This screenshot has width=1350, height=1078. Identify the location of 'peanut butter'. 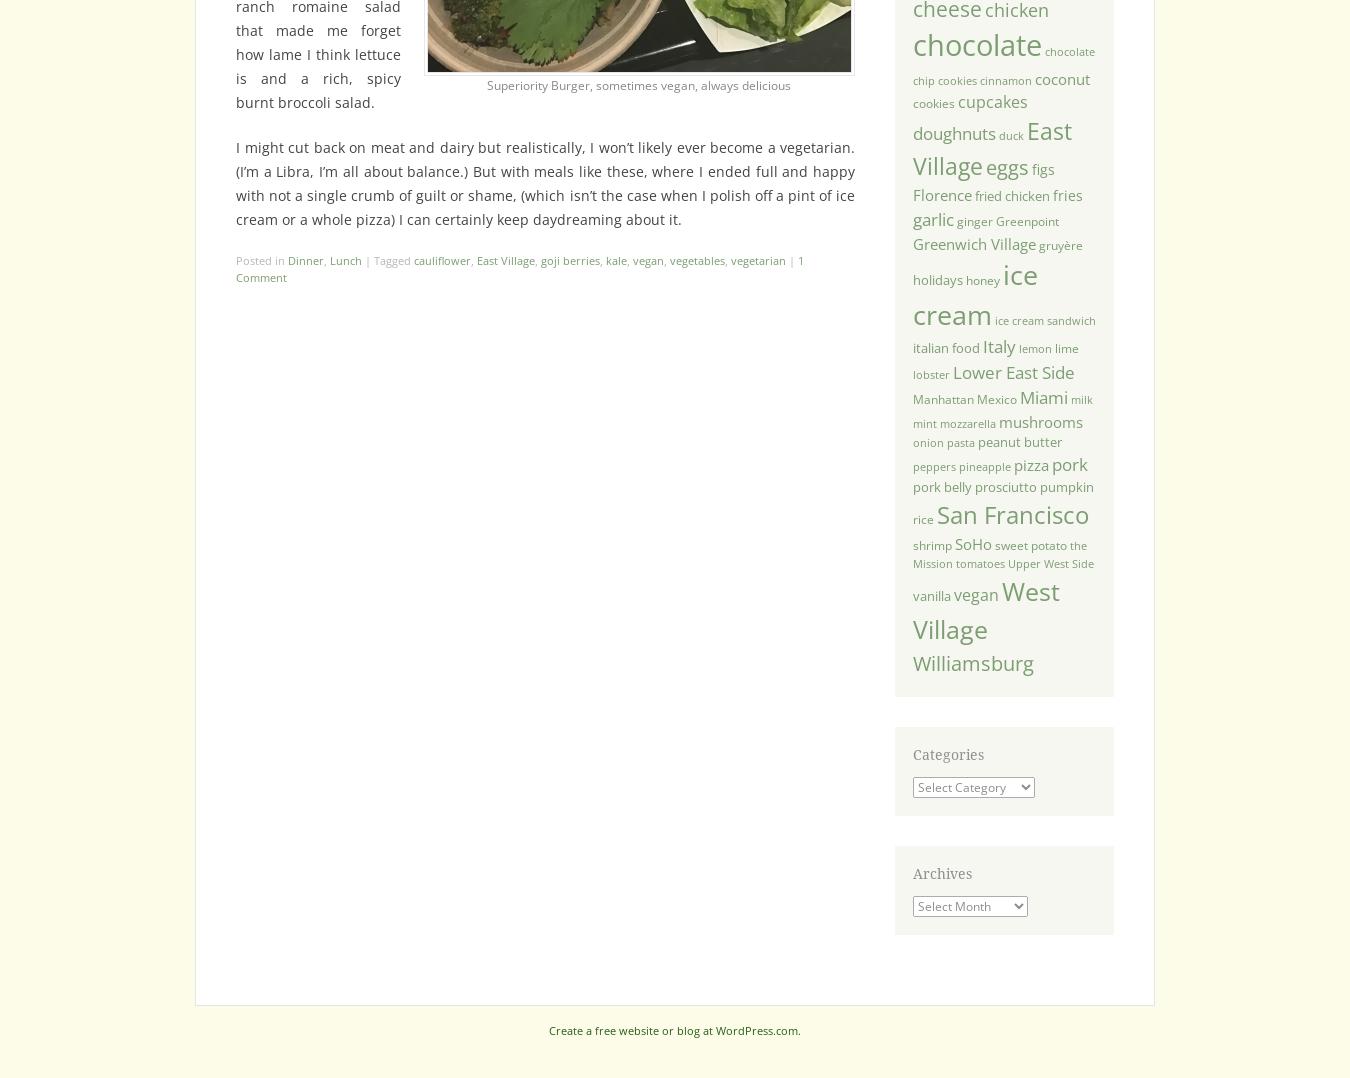
(1018, 441).